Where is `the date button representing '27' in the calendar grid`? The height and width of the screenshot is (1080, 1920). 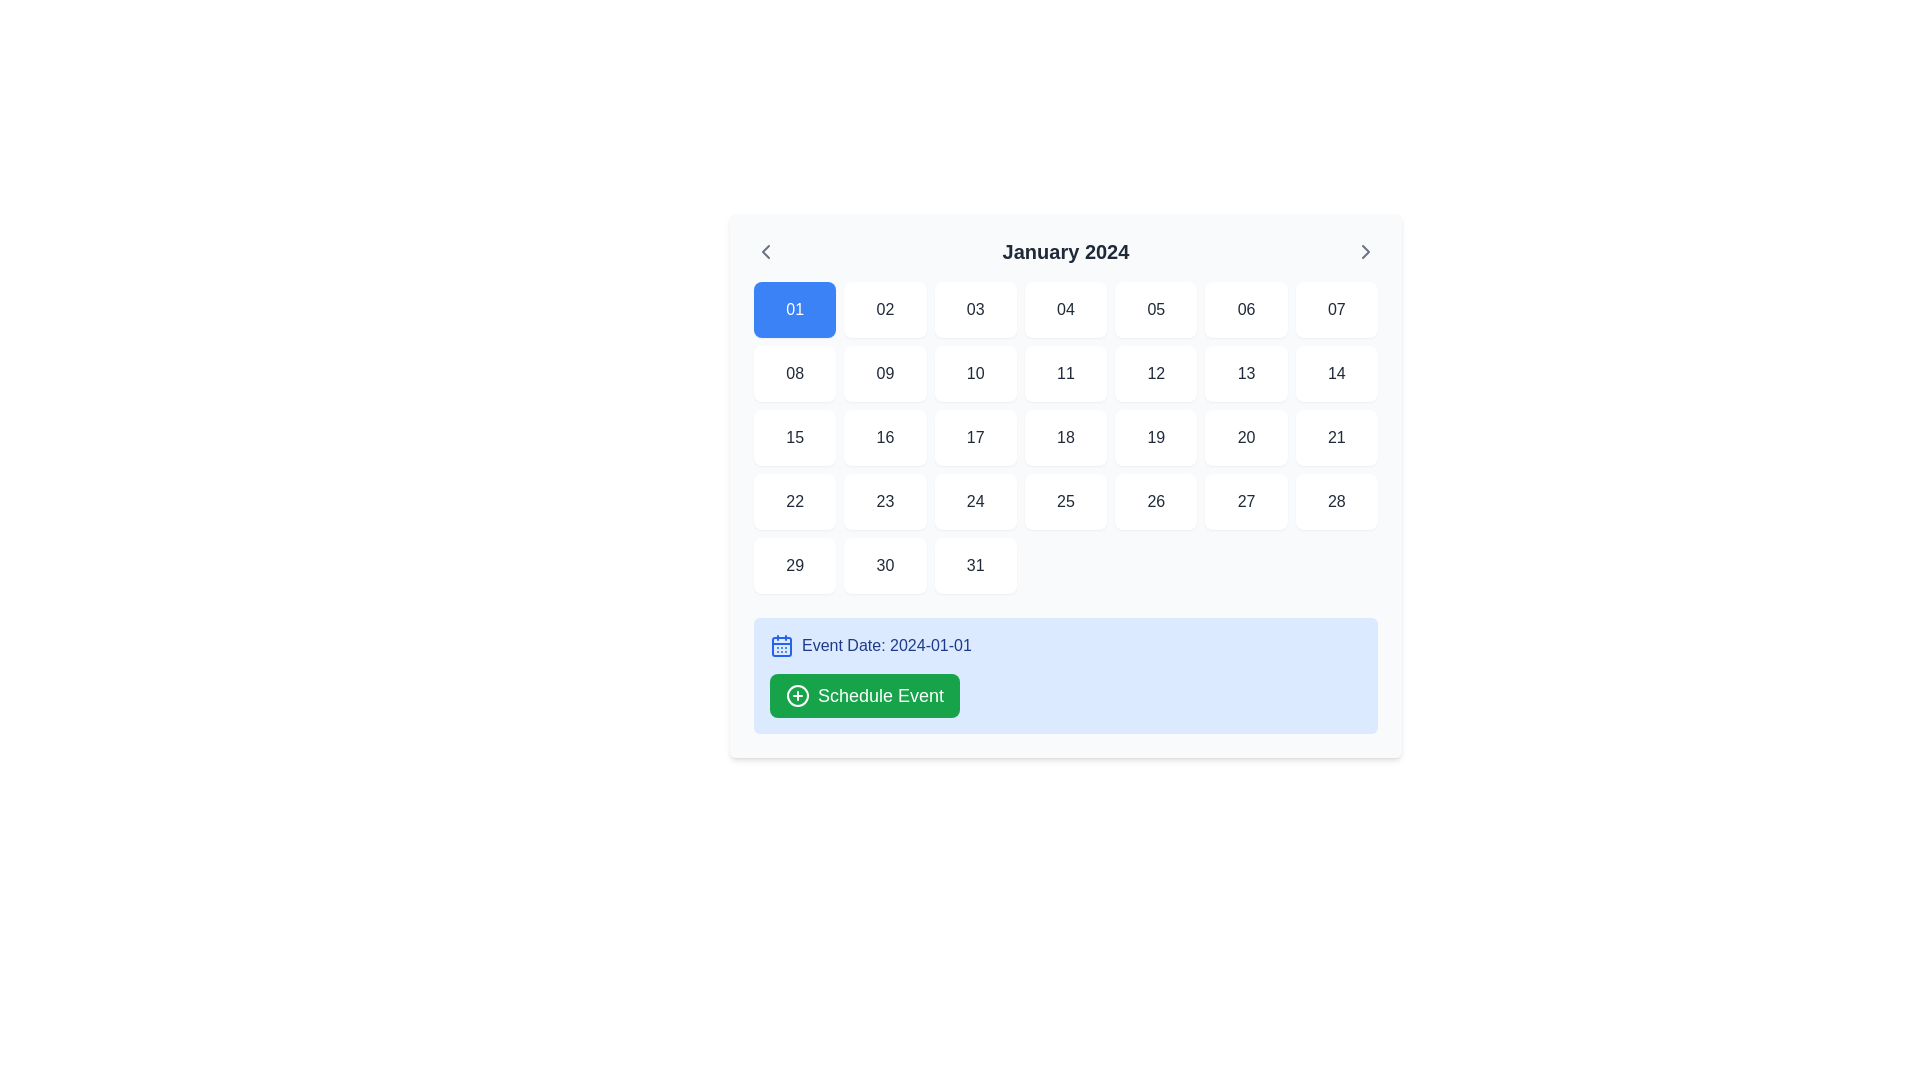
the date button representing '27' in the calendar grid is located at coordinates (1245, 500).